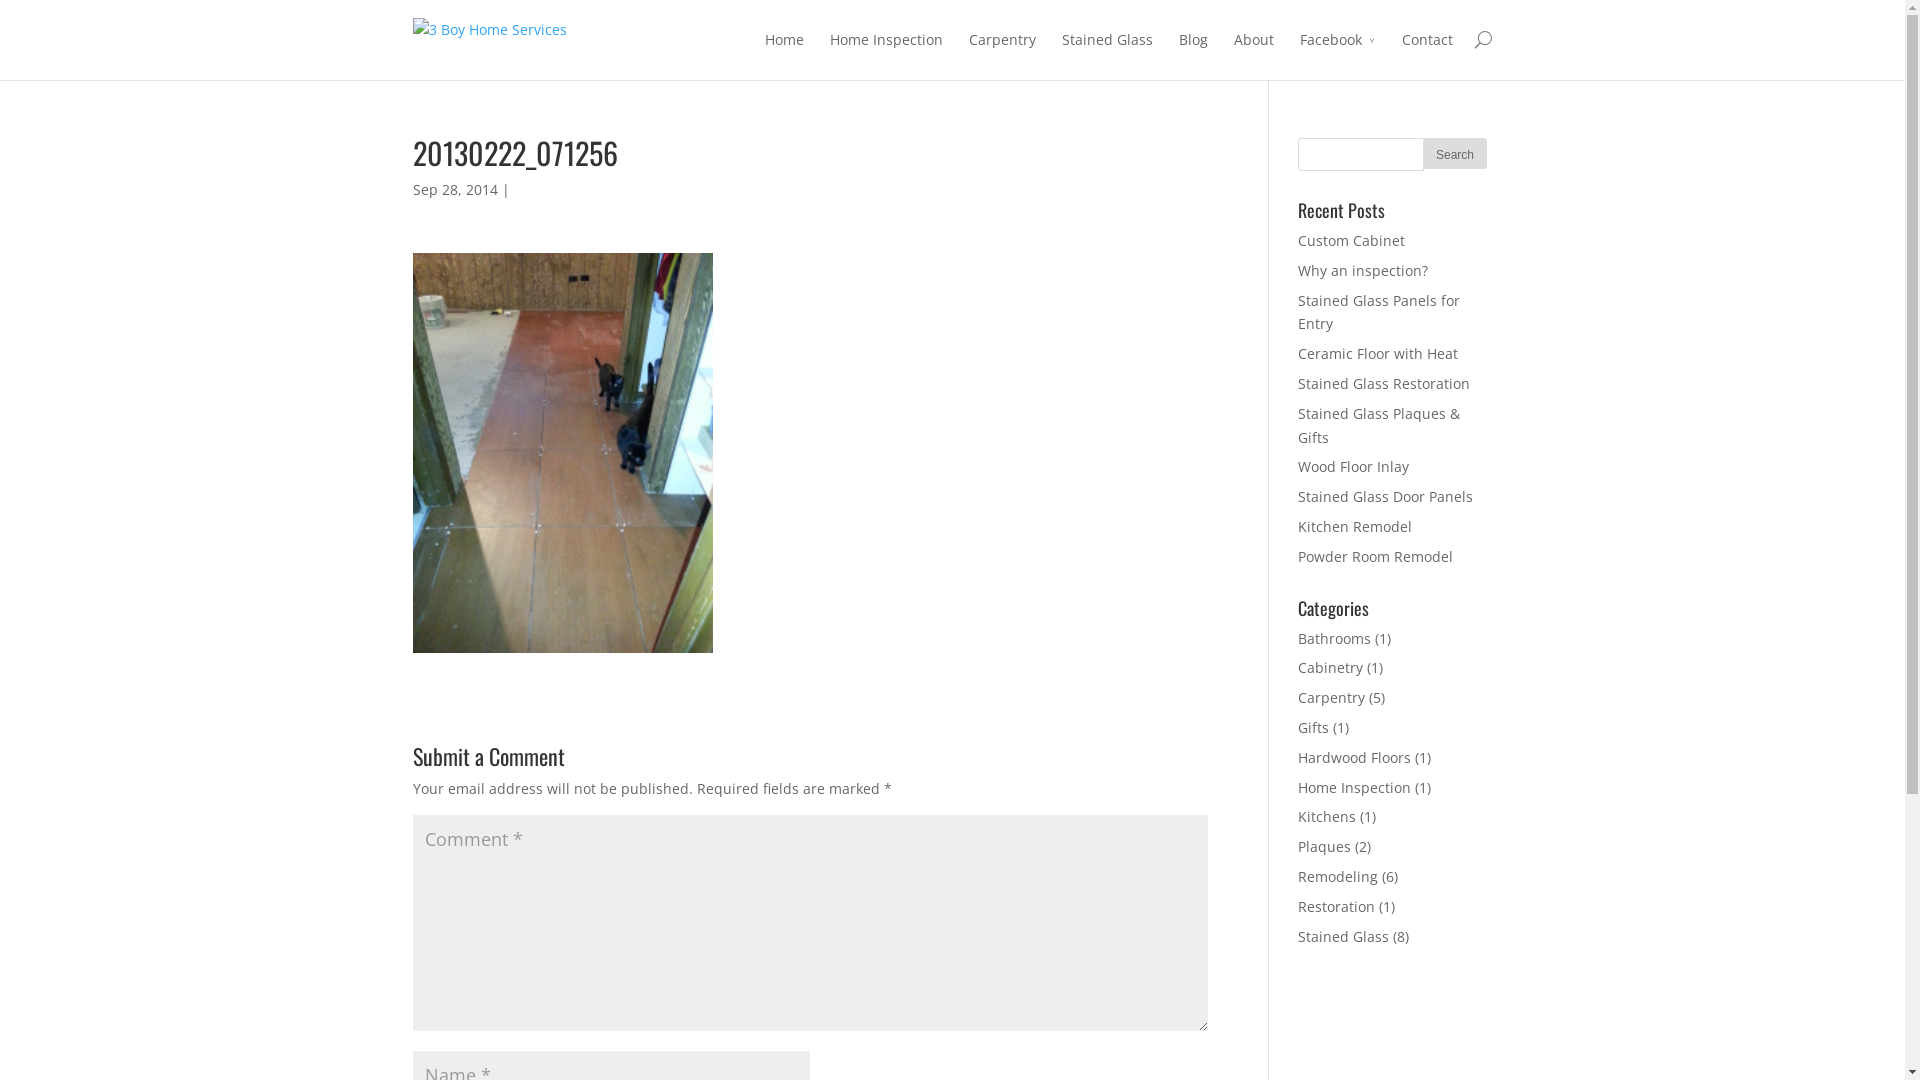 The image size is (1920, 1080). Describe the element at coordinates (1384, 495) in the screenshot. I see `'Stained Glass Door Panels'` at that location.